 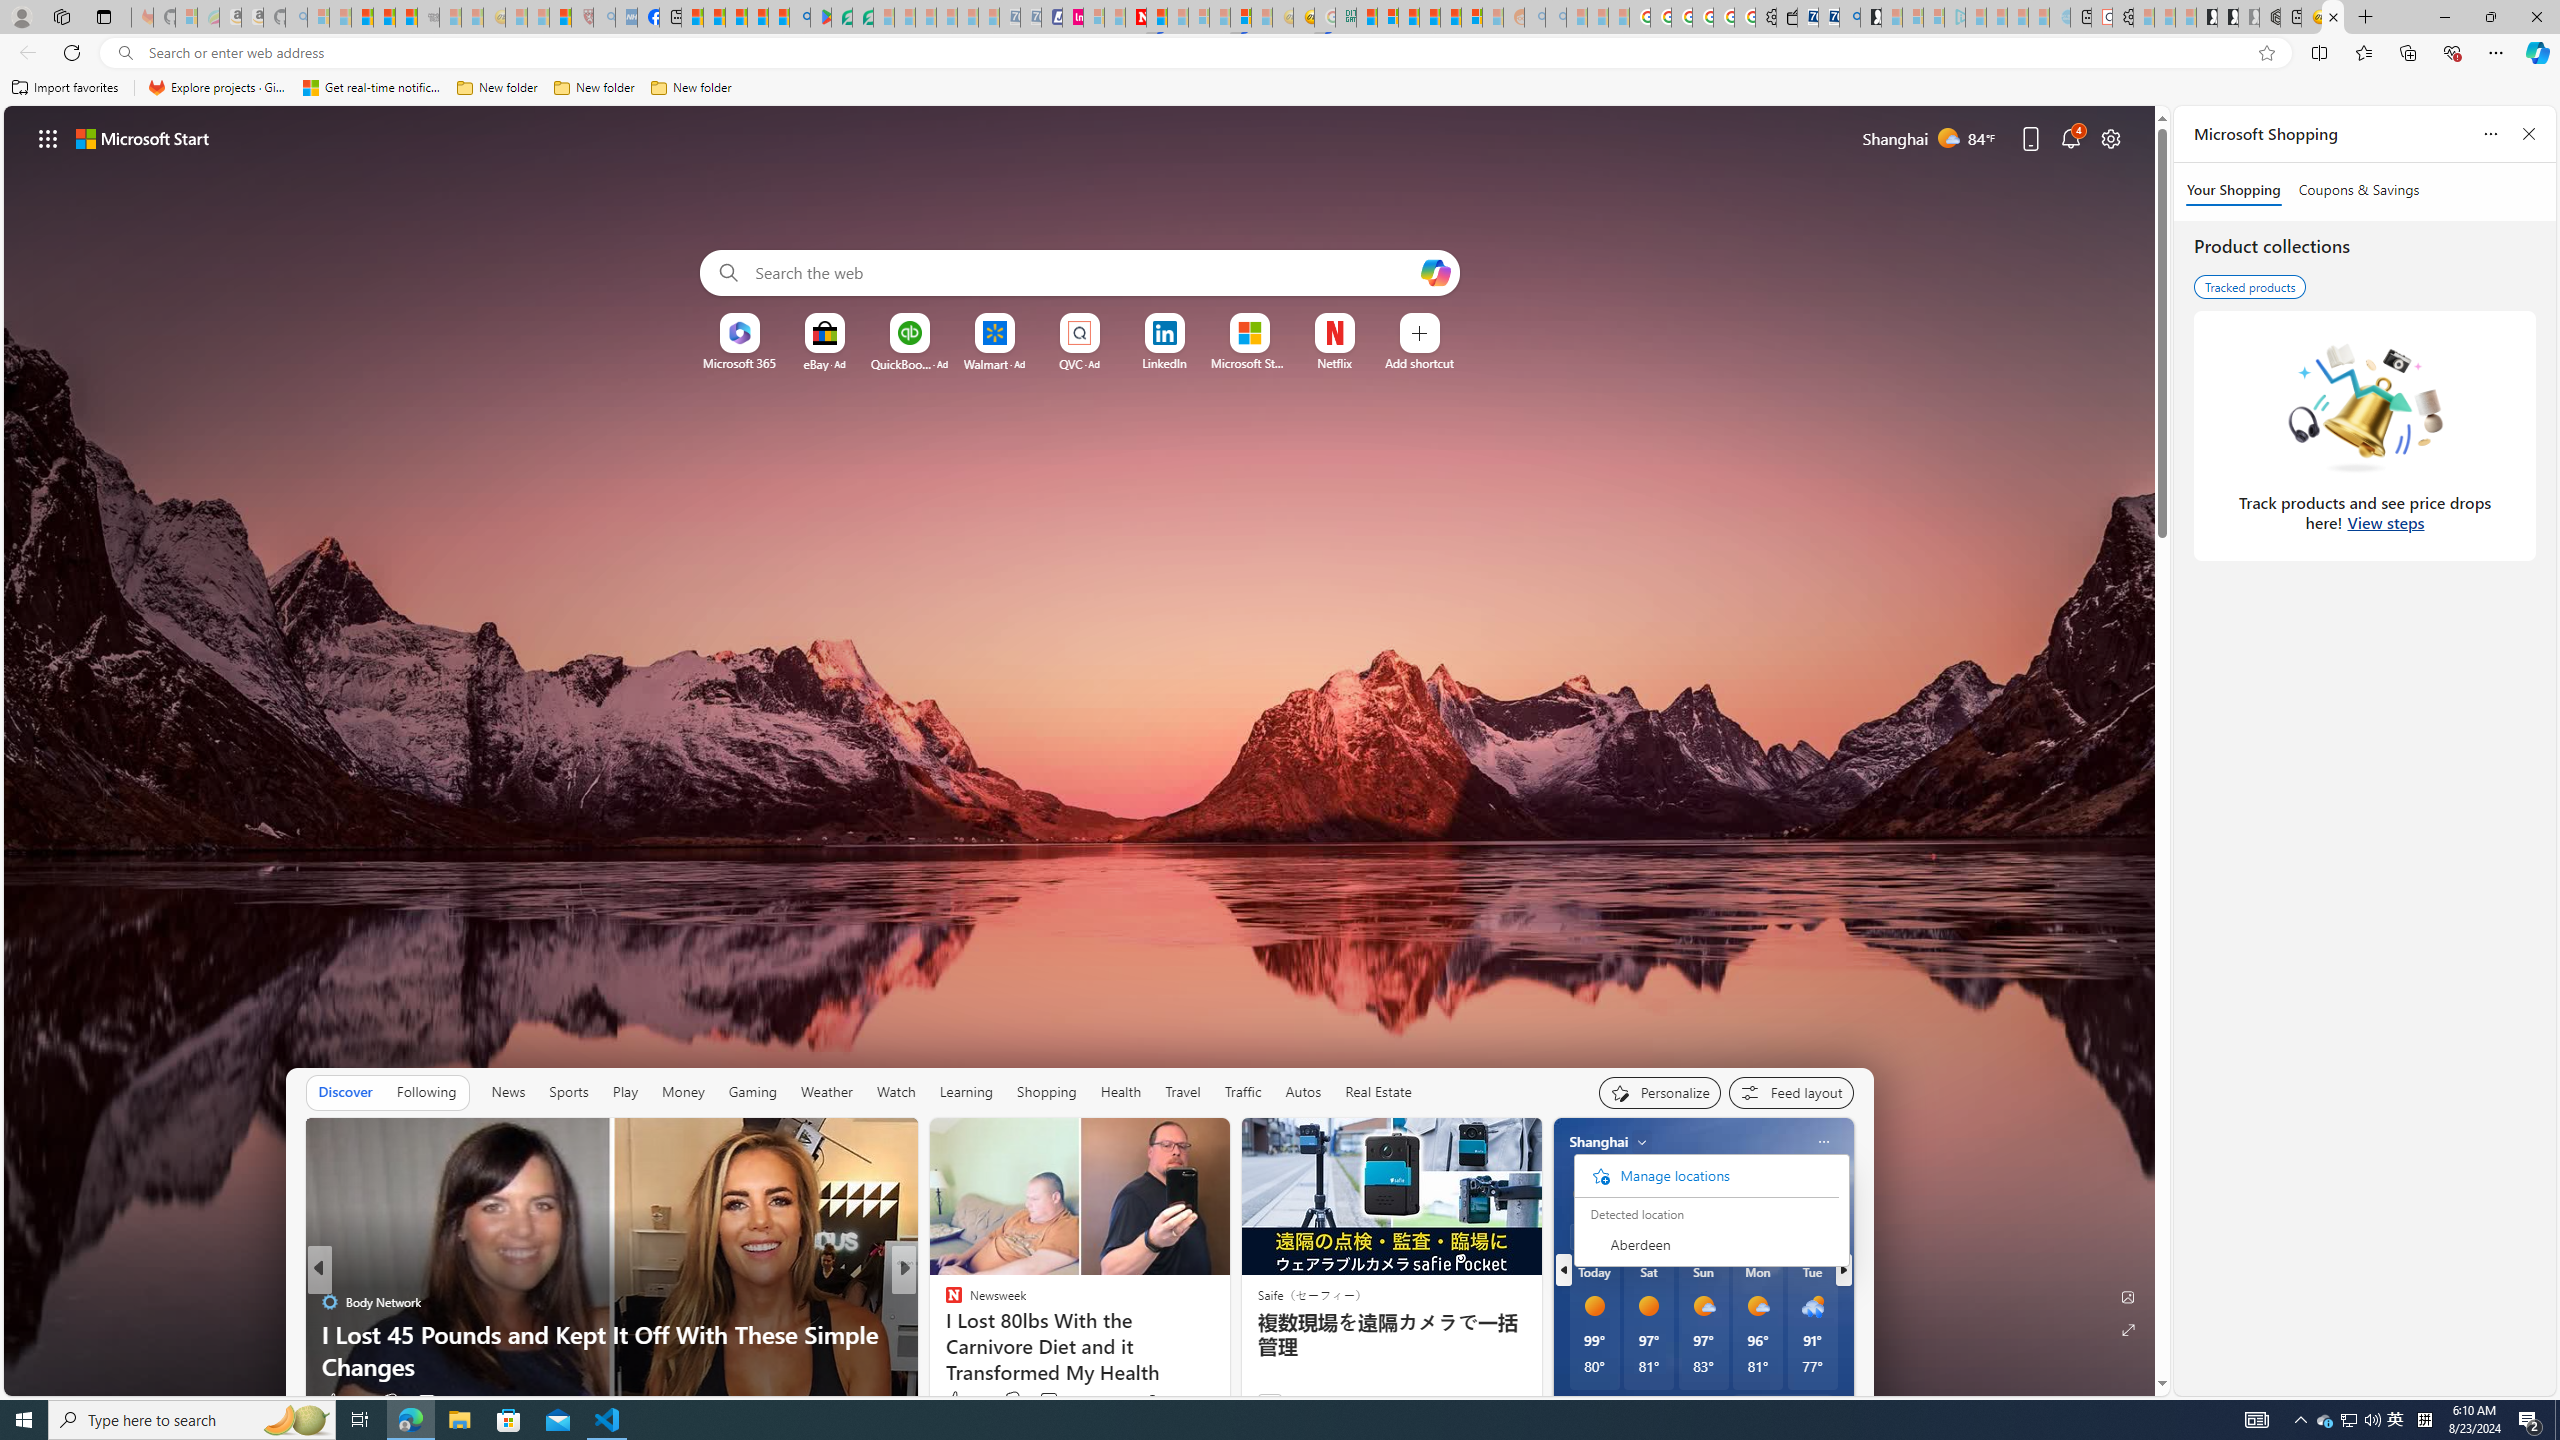 What do you see at coordinates (738, 333) in the screenshot?
I see `'To get missing image descriptions, open the context menu.'` at bounding box center [738, 333].